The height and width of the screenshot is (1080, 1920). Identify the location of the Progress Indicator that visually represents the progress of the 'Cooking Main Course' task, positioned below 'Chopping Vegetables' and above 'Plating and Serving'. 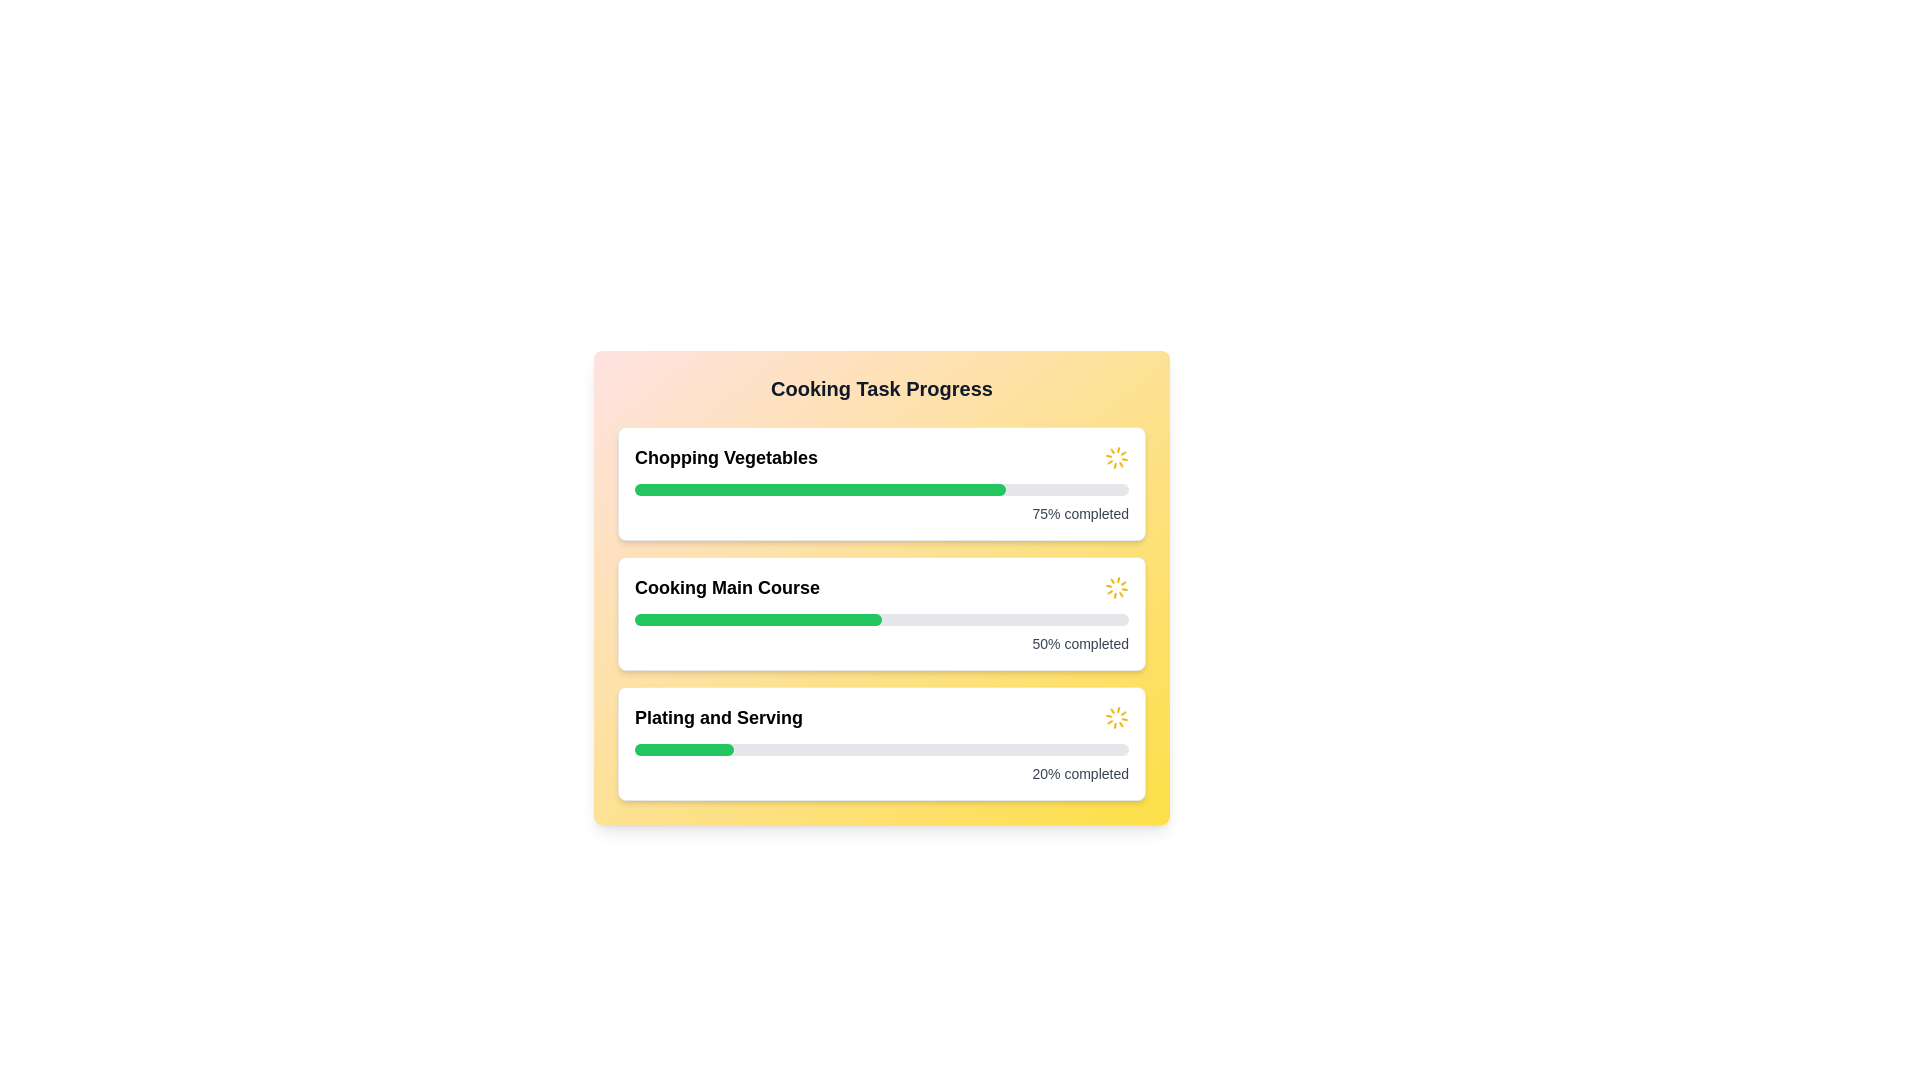
(881, 612).